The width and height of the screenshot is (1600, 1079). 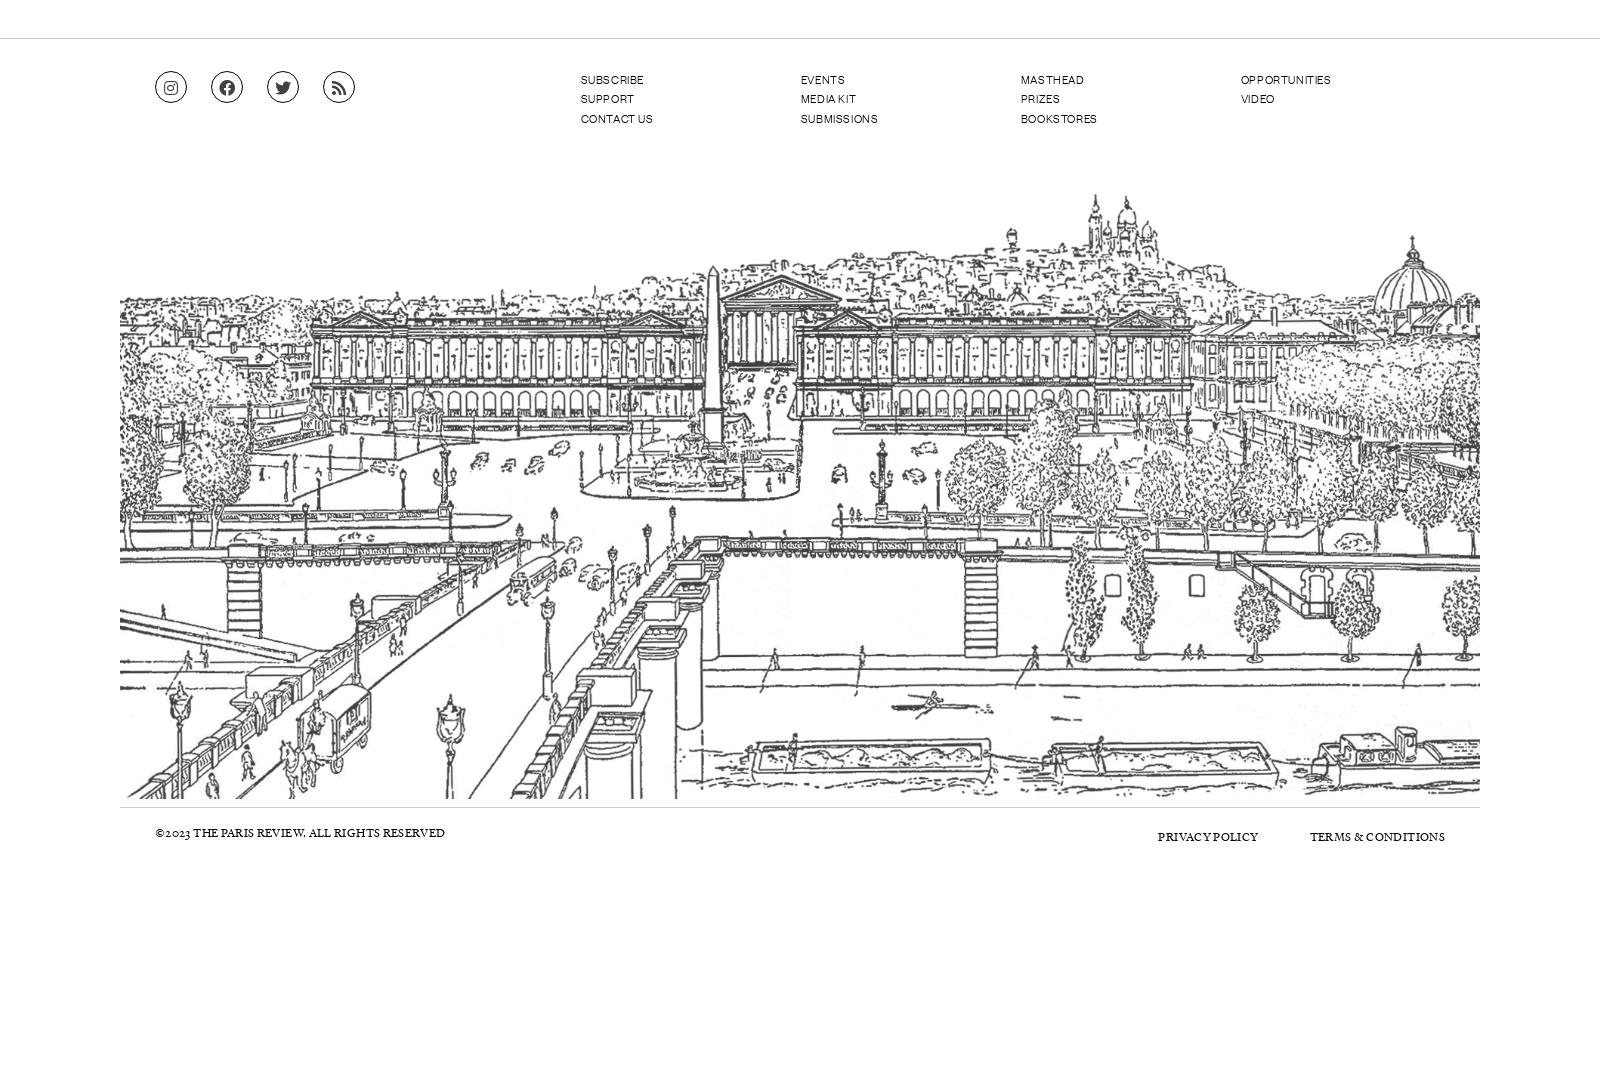 What do you see at coordinates (300, 832) in the screenshot?
I see `'©2023 The Paris Review. All rights reserved'` at bounding box center [300, 832].